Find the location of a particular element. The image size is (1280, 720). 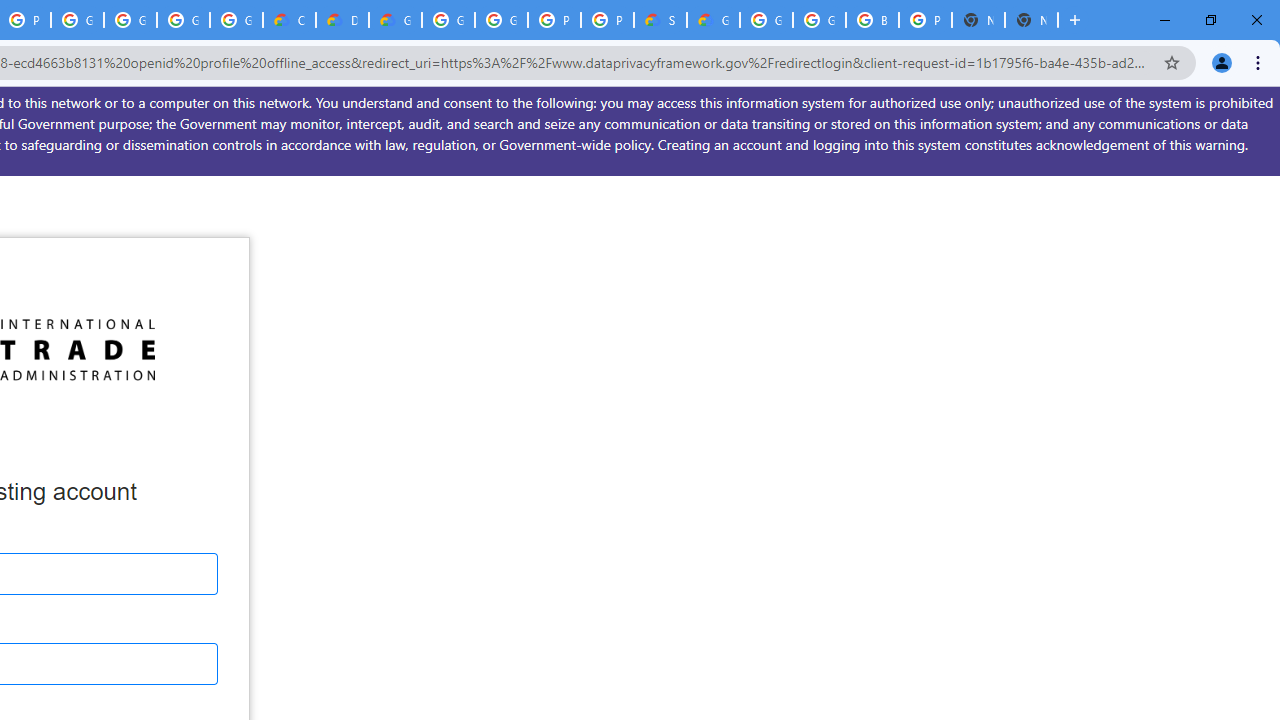

'Google Cloud Platform' is located at coordinates (501, 20).